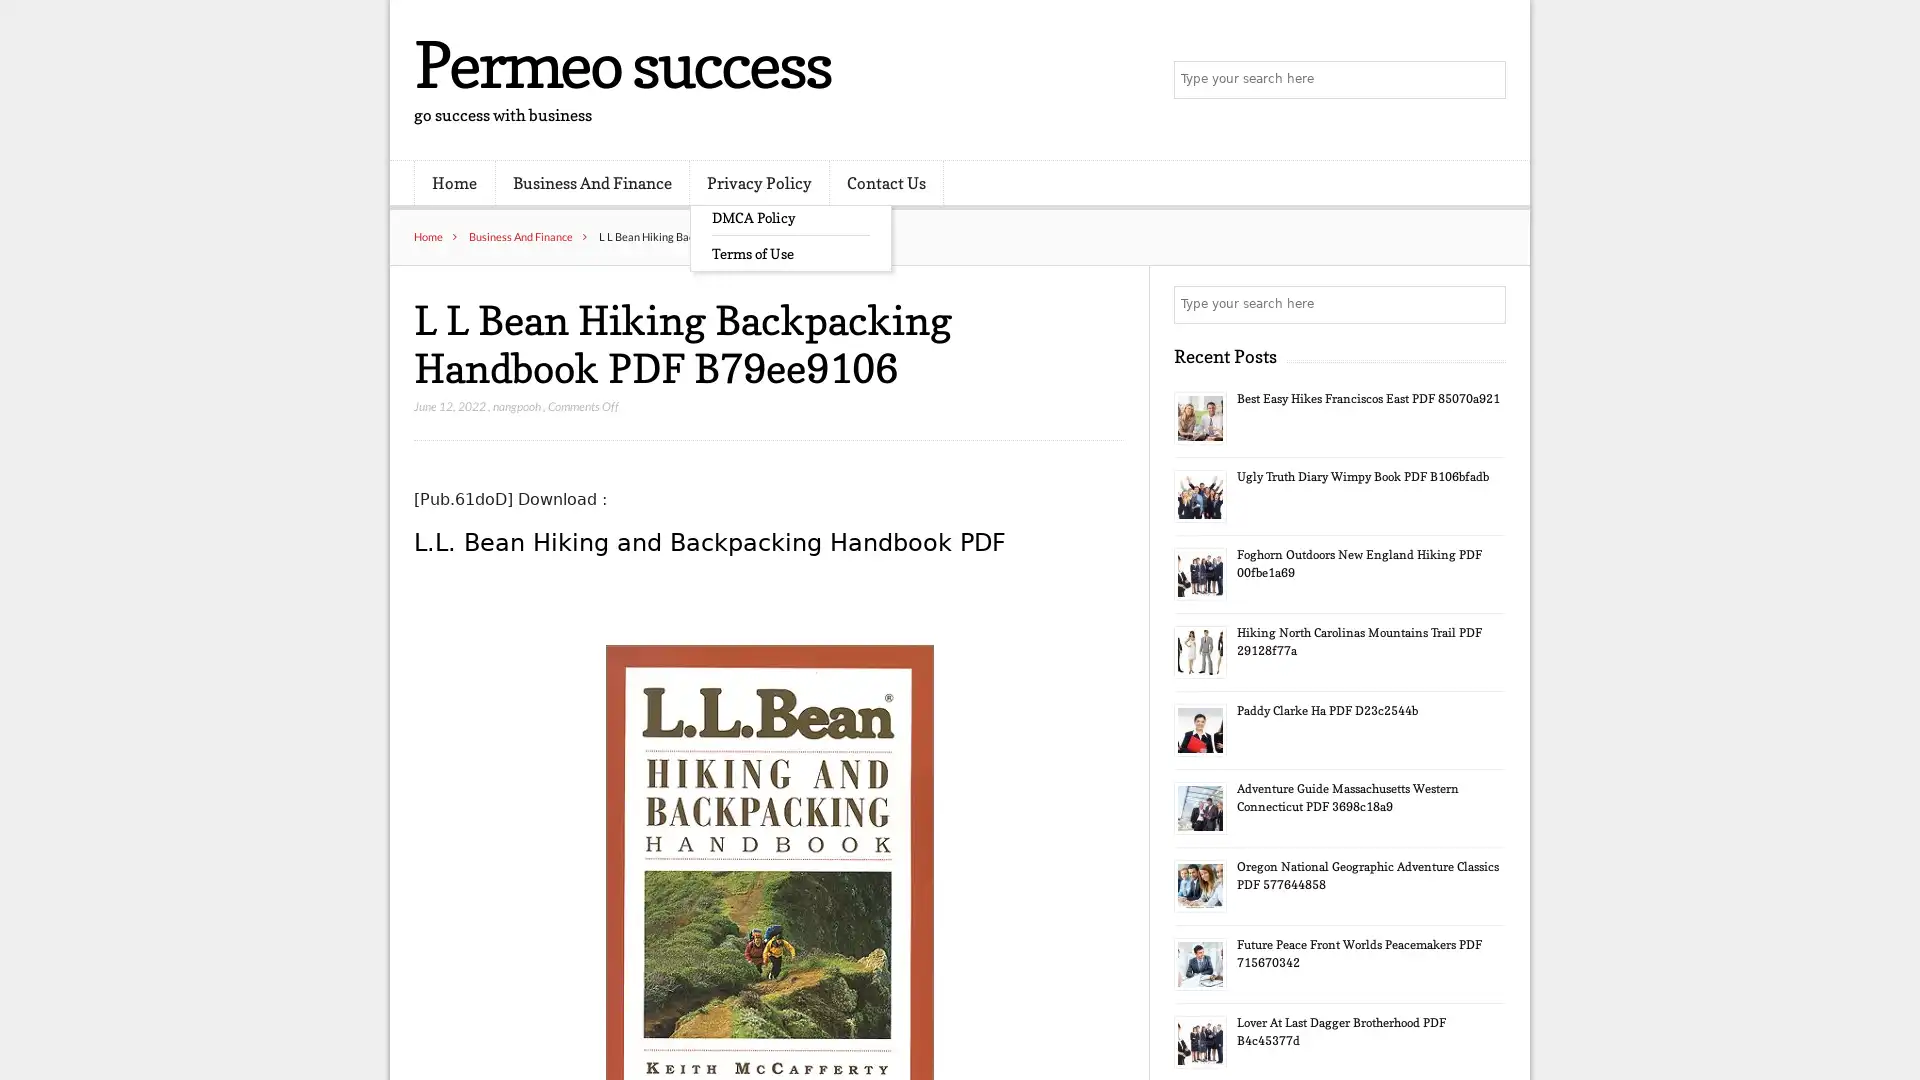 This screenshot has width=1920, height=1080. Describe the element at coordinates (1485, 80) in the screenshot. I see `Search` at that location.